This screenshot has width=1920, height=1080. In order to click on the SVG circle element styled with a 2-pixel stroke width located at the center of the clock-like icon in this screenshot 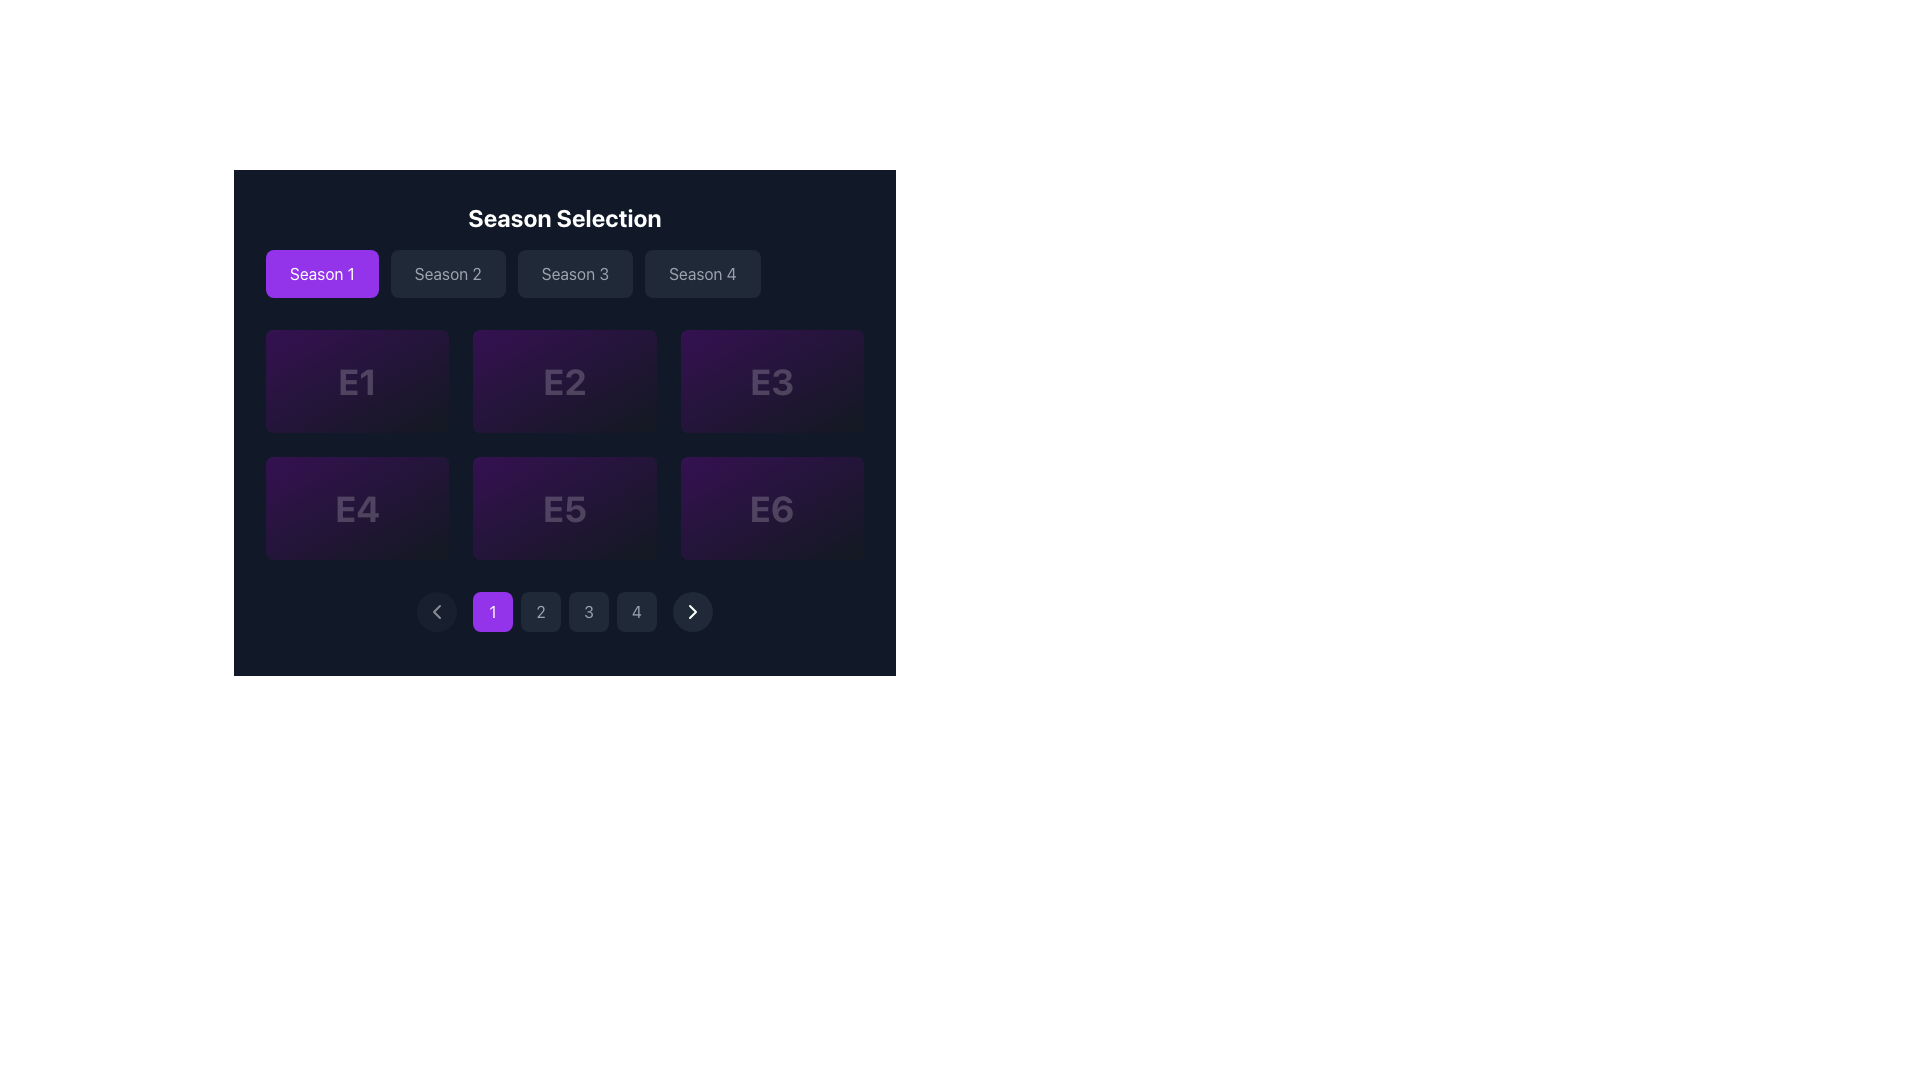, I will do `click(556, 455)`.